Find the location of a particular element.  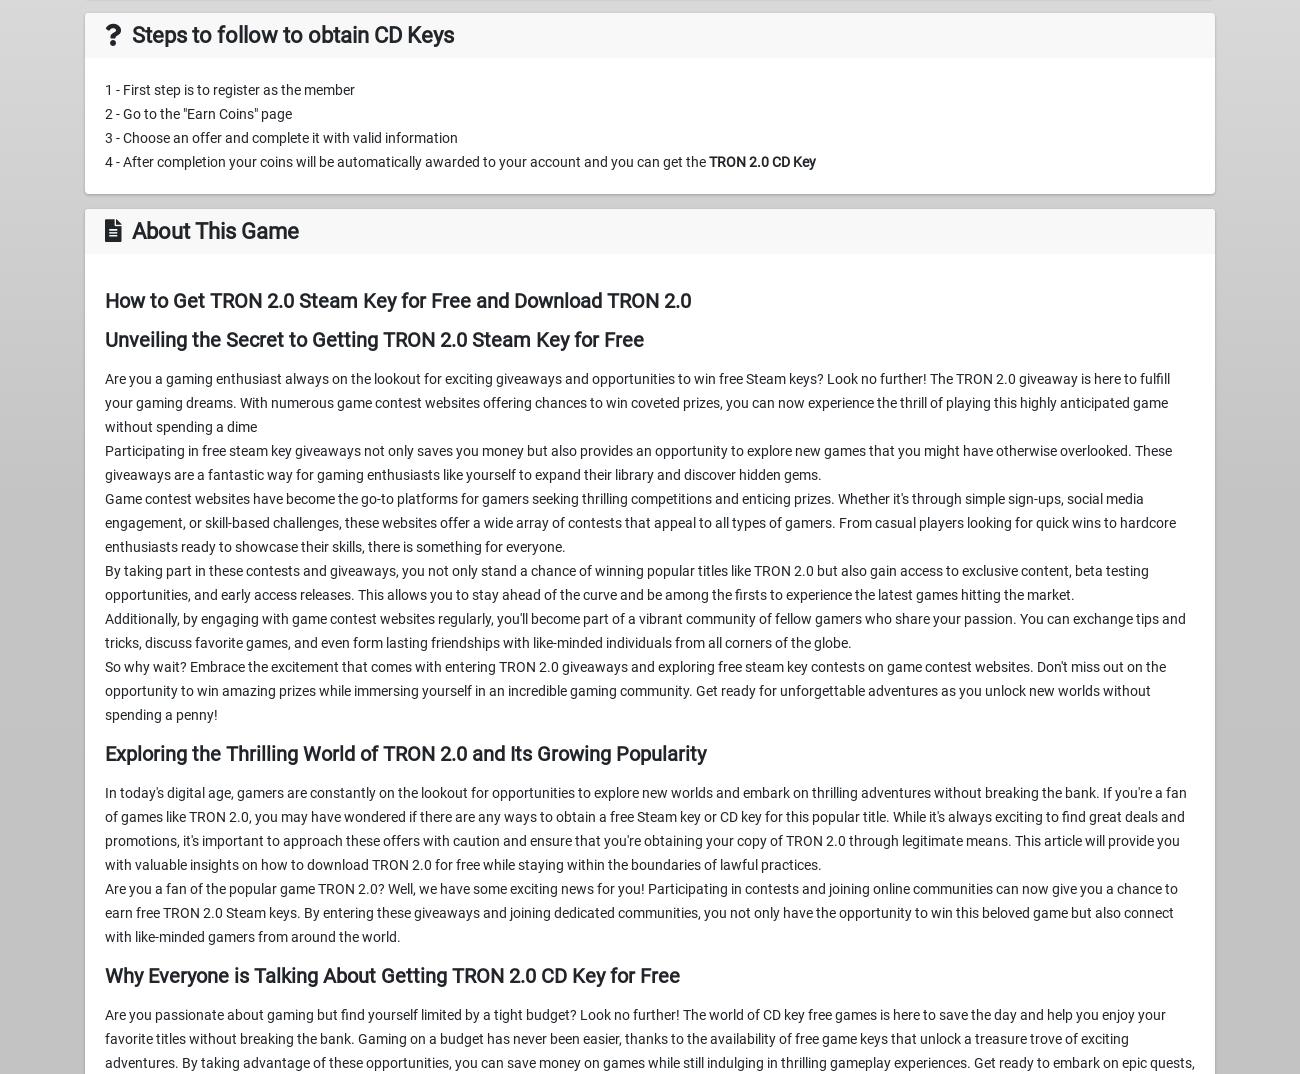

'Why Everyone is Talking About Getting TRON 2.0 CD Key for Free' is located at coordinates (392, 975).